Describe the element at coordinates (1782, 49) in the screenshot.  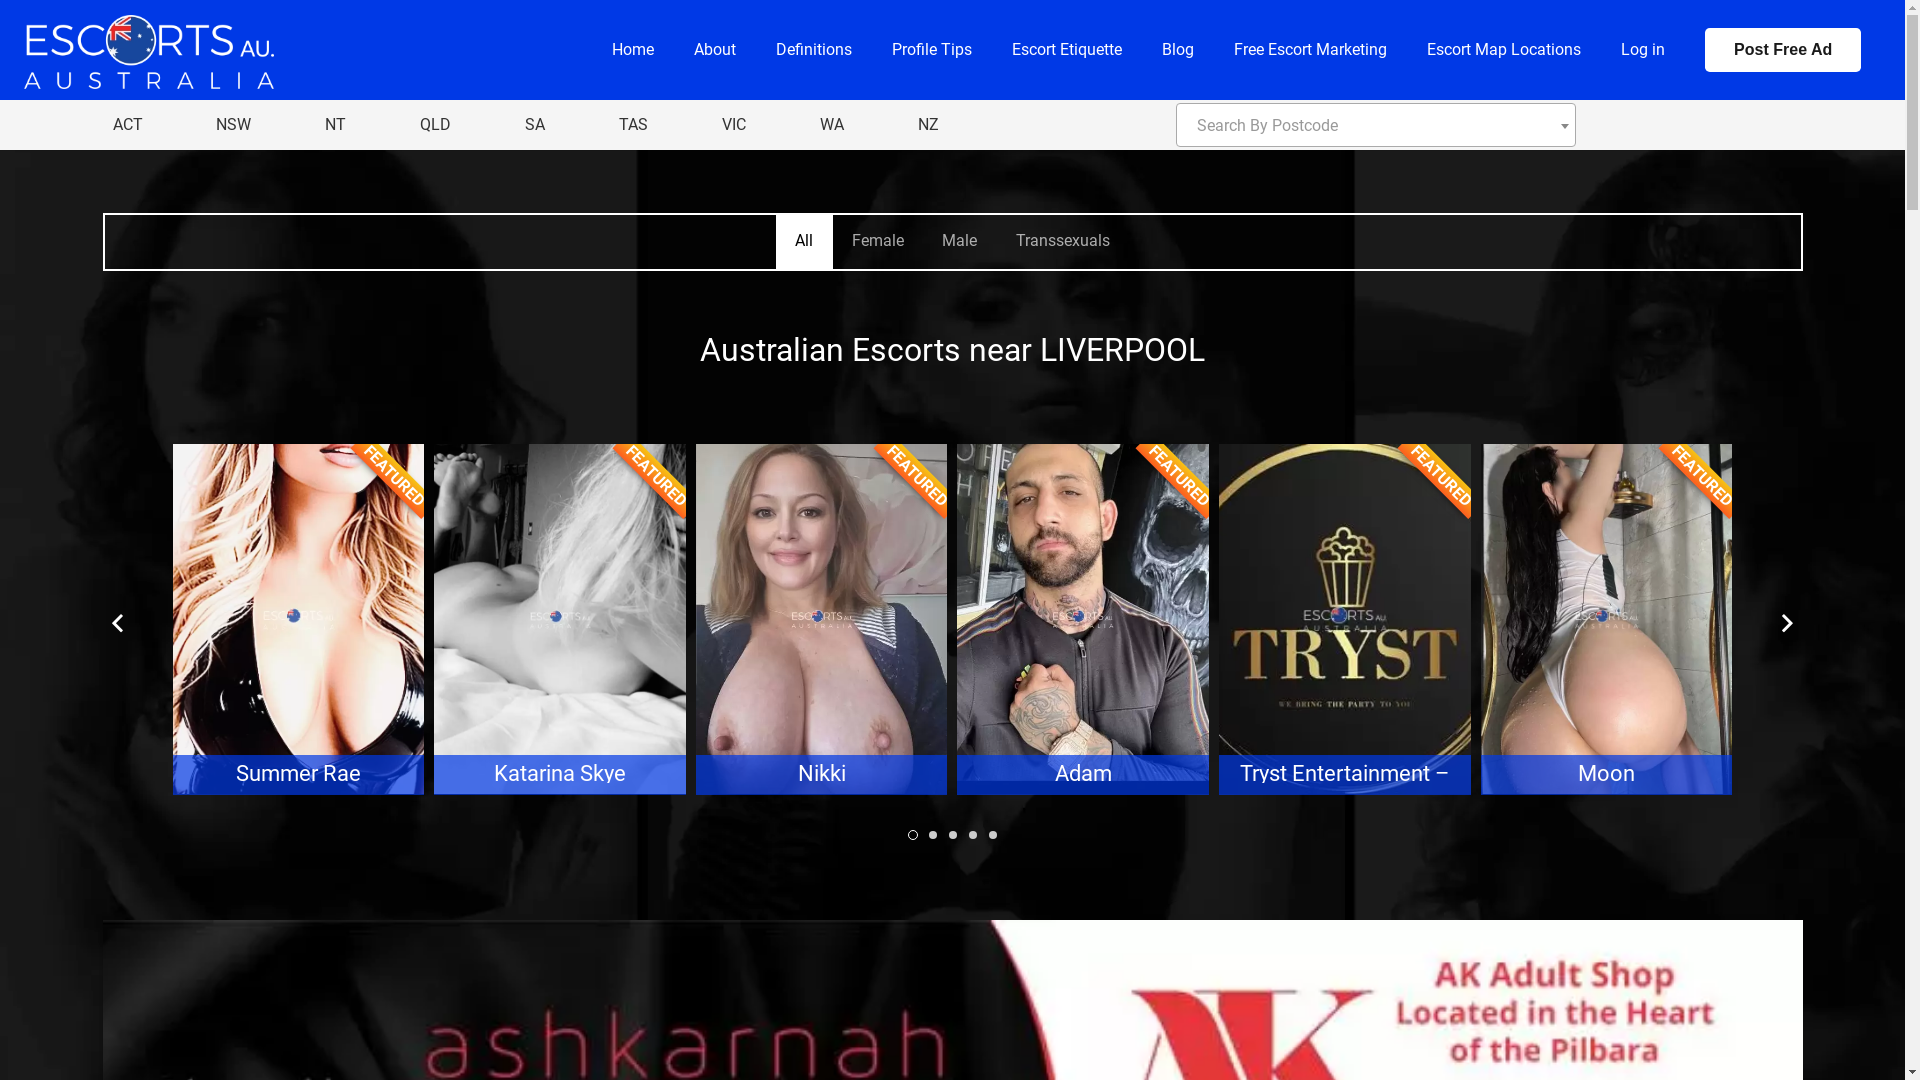
I see `'Post Free Ad'` at that location.